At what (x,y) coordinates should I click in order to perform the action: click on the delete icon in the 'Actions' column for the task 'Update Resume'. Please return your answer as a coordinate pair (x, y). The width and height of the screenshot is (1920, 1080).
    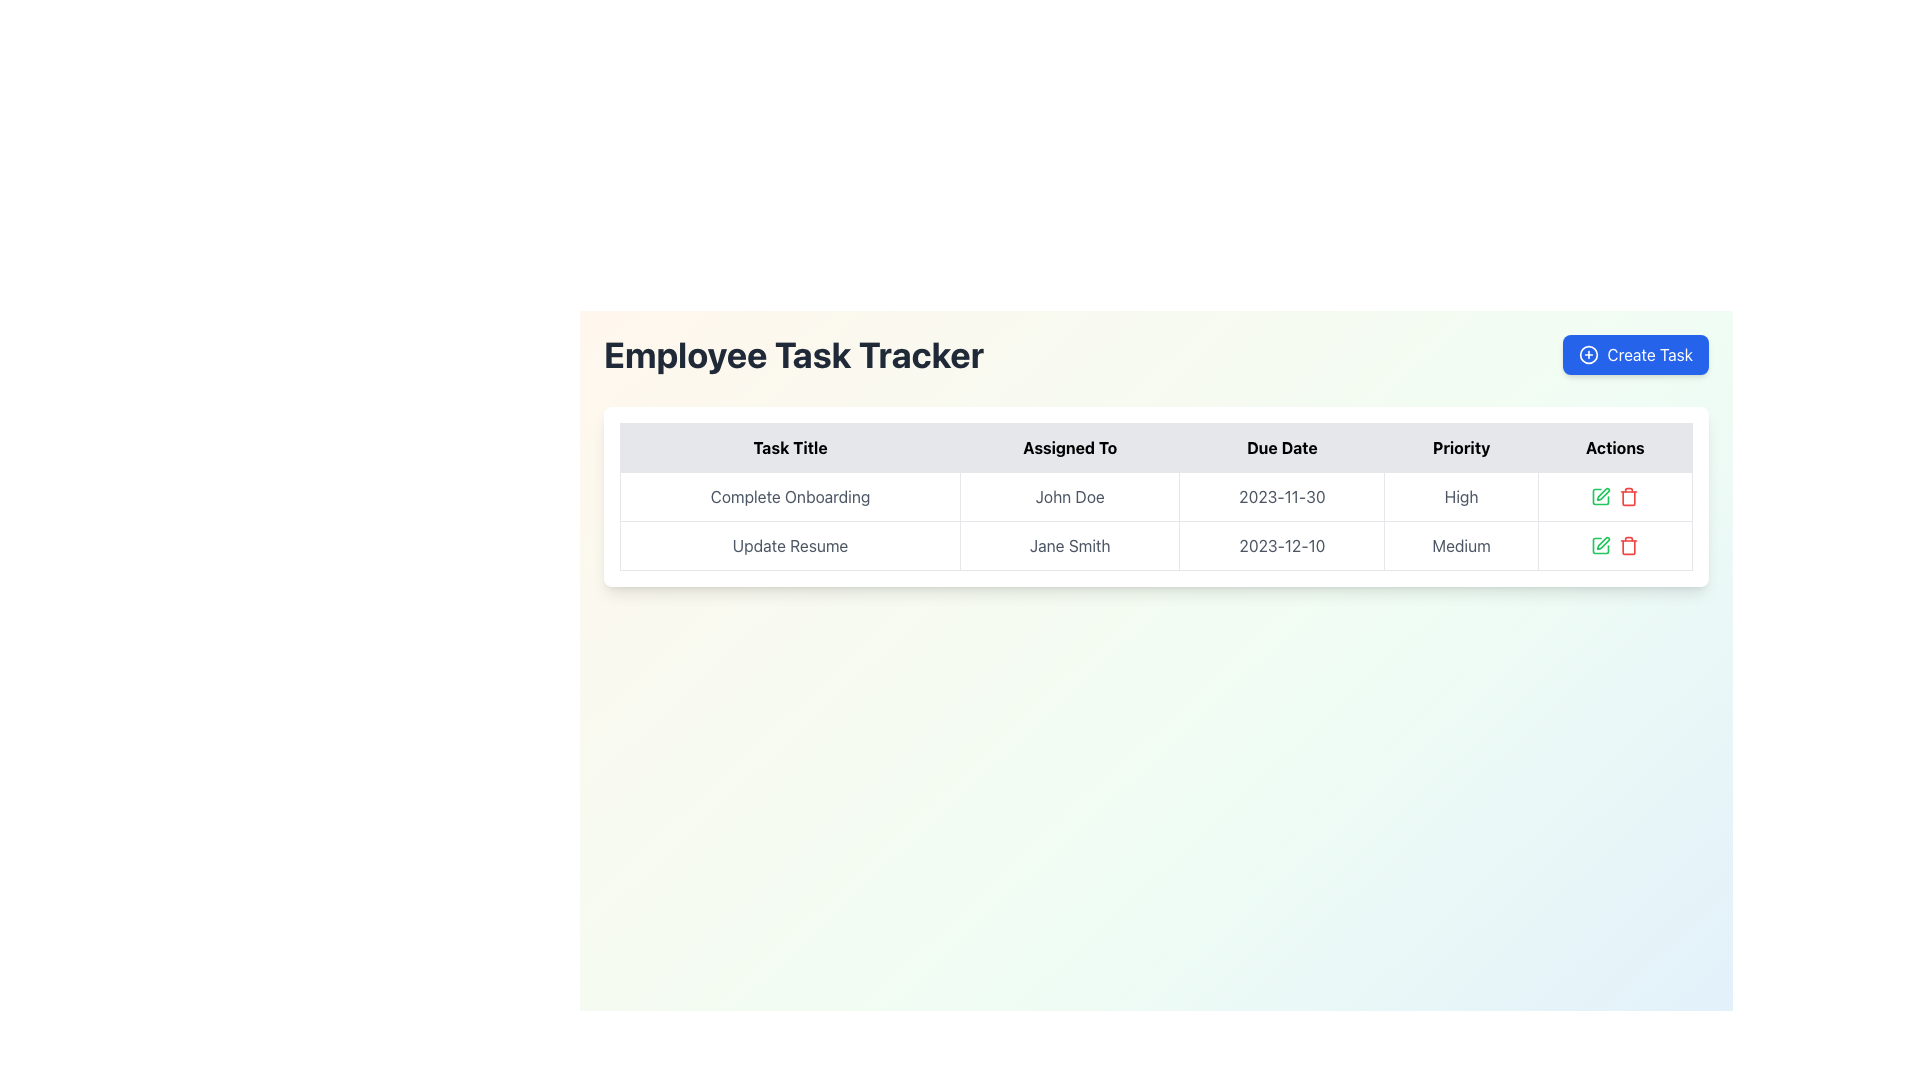
    Looking at the image, I should click on (1629, 547).